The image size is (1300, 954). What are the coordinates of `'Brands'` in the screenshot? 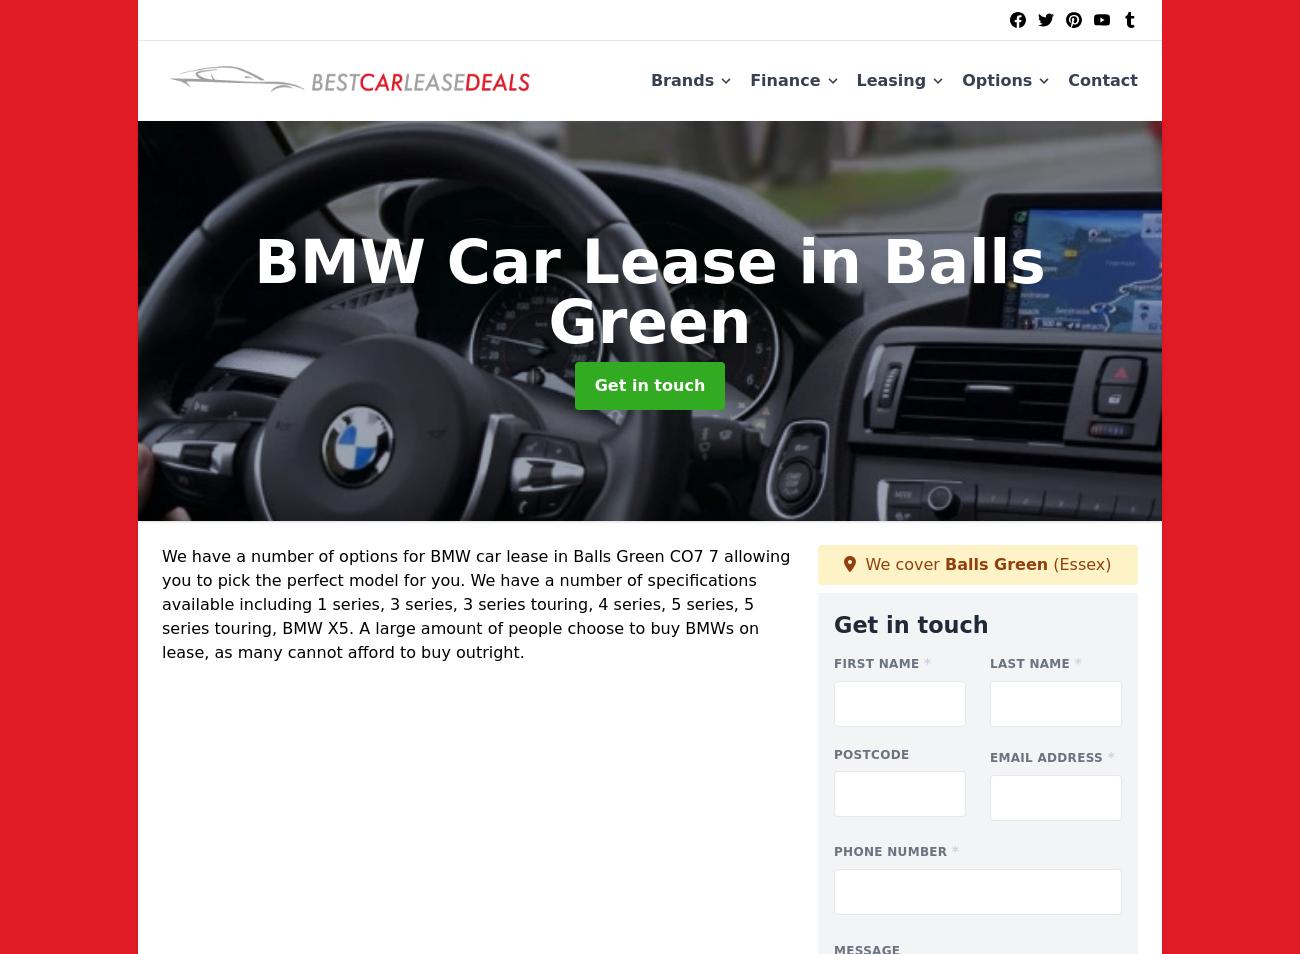 It's located at (680, 78).